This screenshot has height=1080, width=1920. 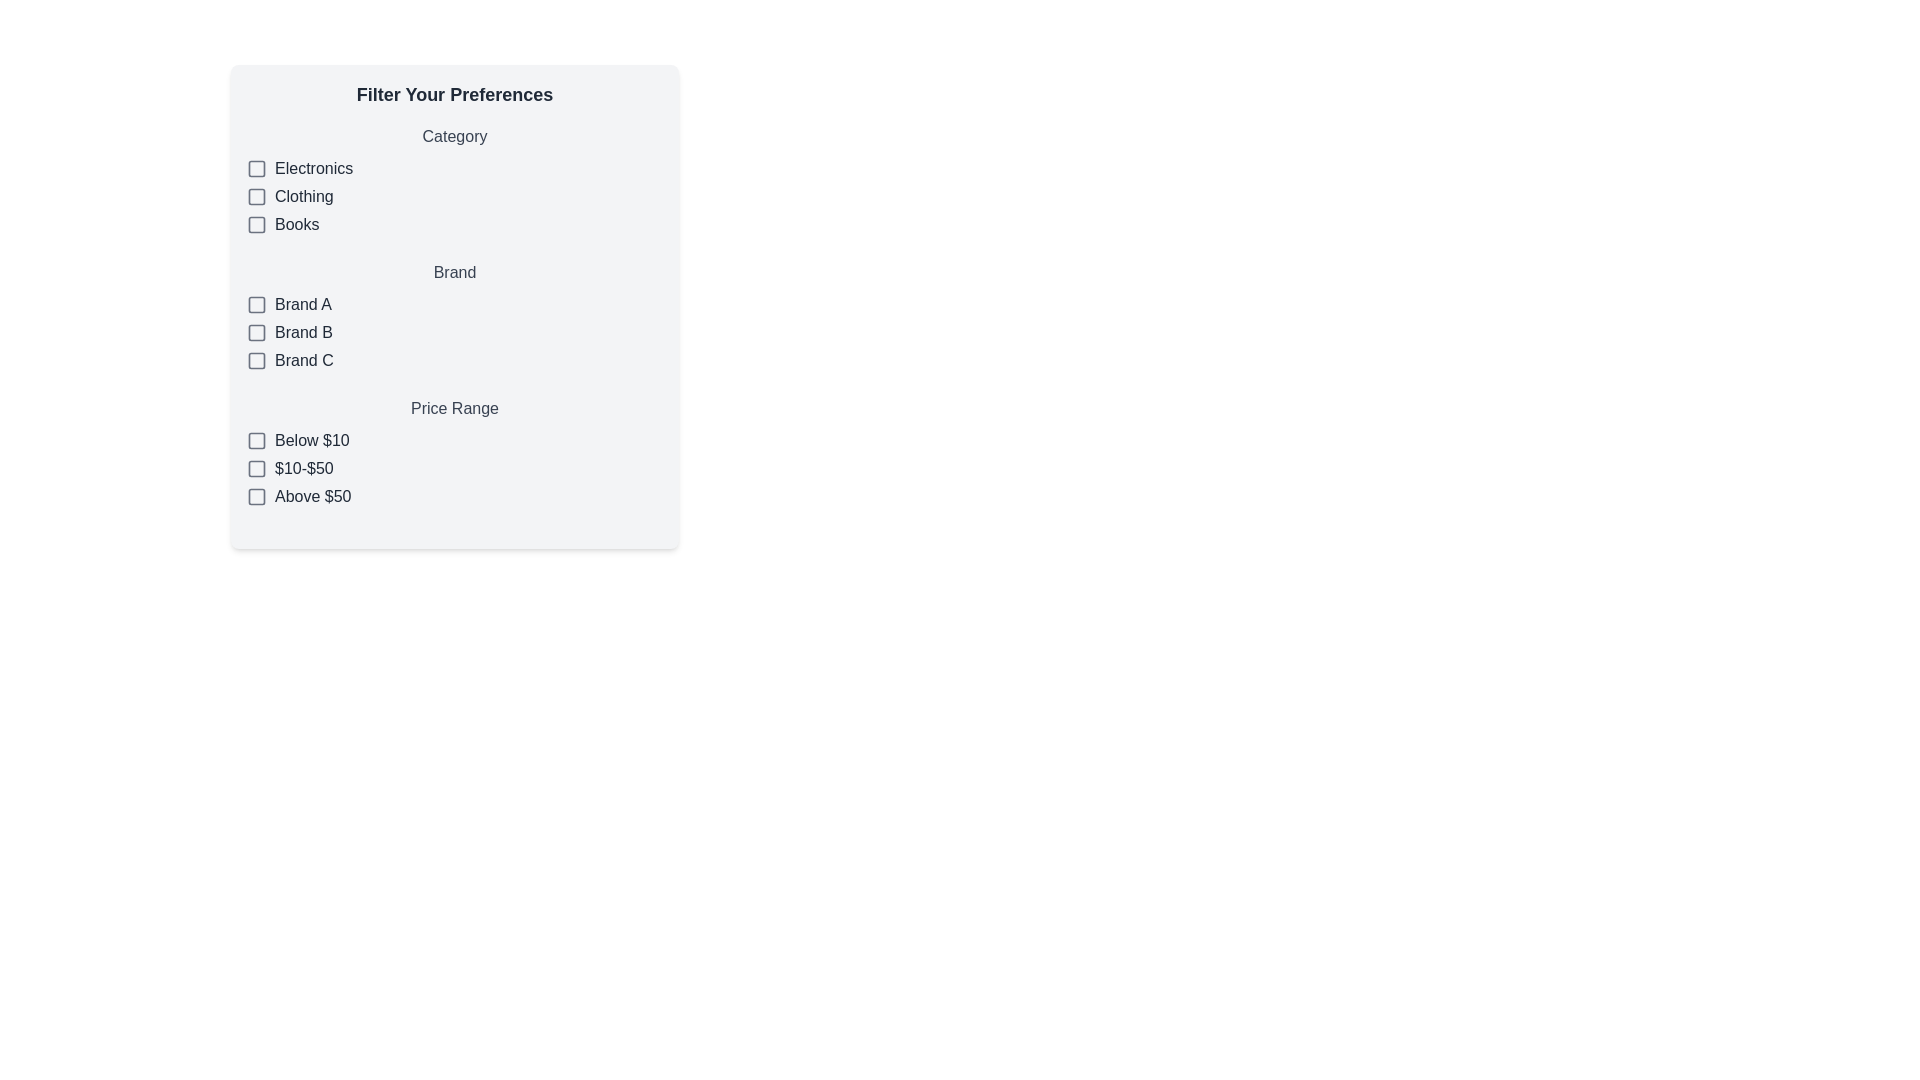 I want to click on the 'Electronics' text label, which is styled in gray and positioned next to a checkbox in the vertical filter menu, so click(x=313, y=168).